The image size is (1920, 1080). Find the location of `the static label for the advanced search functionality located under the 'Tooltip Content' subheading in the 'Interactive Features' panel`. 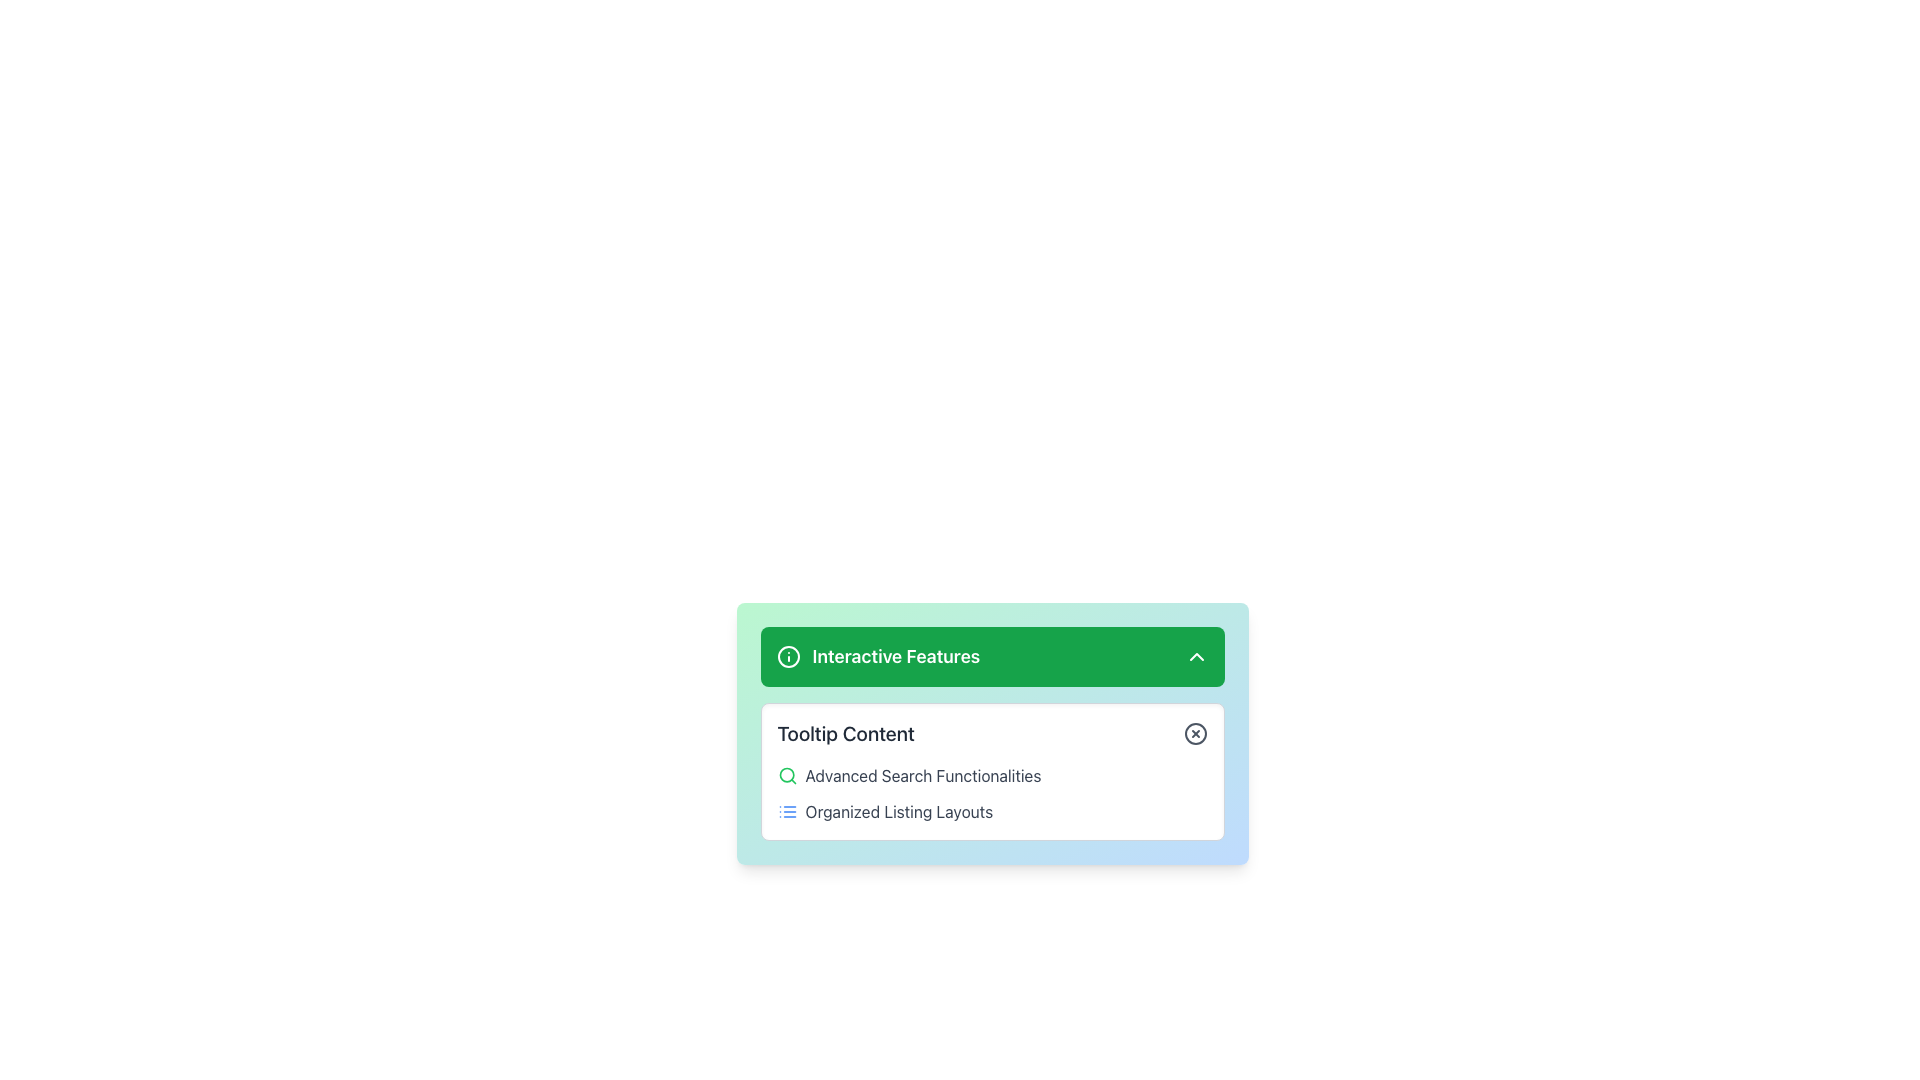

the static label for the advanced search functionality located under the 'Tooltip Content' subheading in the 'Interactive Features' panel is located at coordinates (992, 774).